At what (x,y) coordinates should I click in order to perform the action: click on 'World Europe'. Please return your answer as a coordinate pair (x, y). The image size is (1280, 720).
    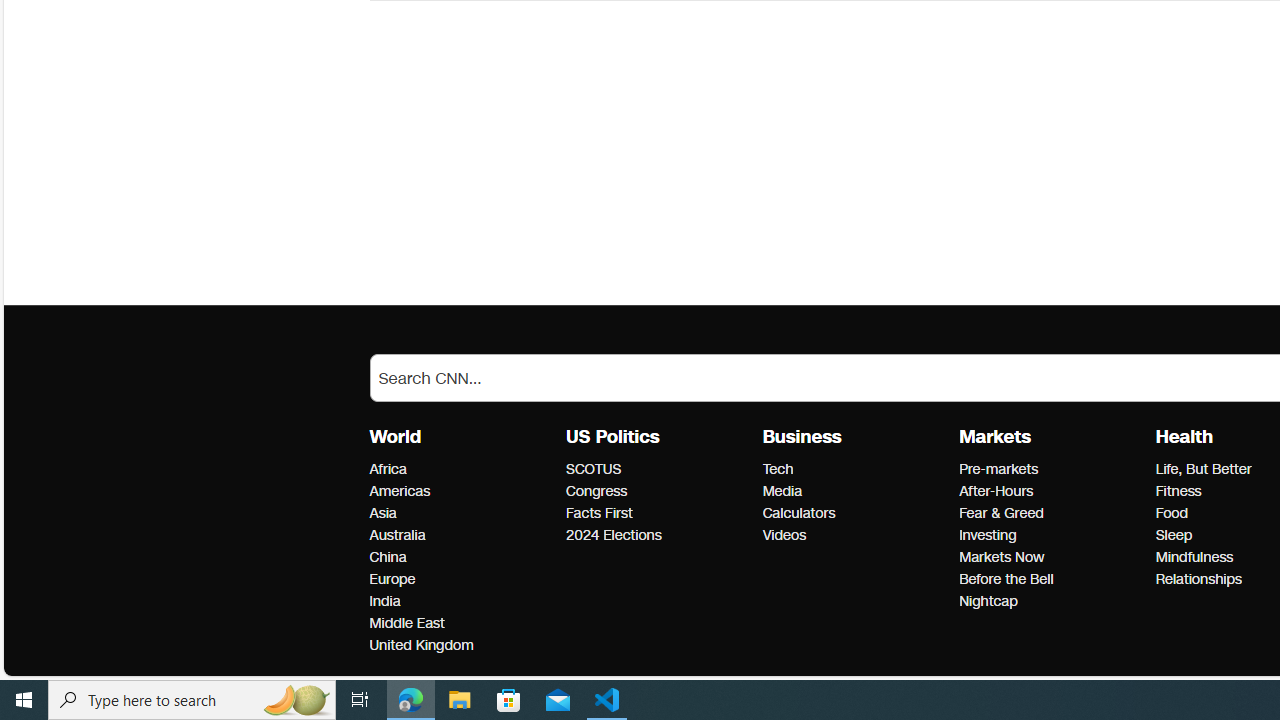
    Looking at the image, I should click on (392, 579).